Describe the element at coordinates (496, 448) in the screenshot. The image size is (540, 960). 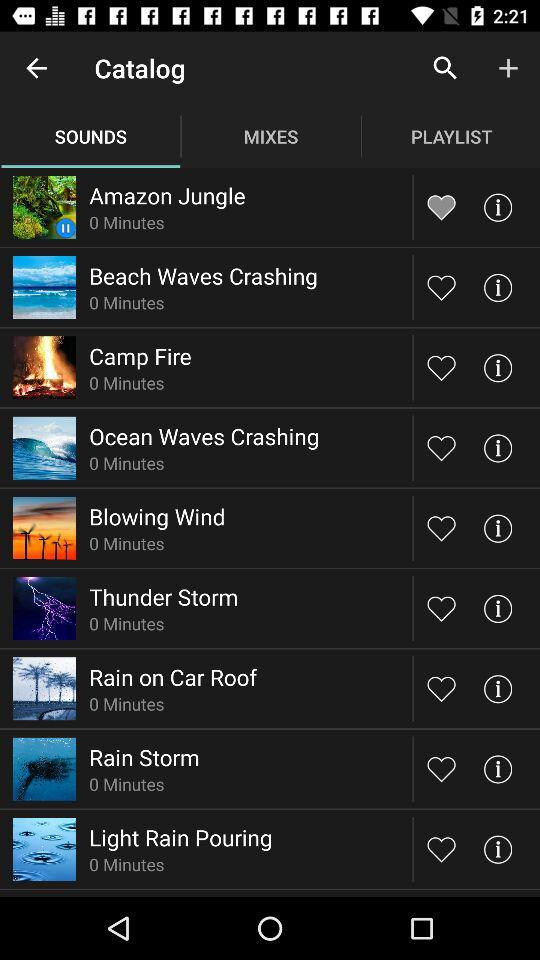
I see `information for ocean waves crashing` at that location.